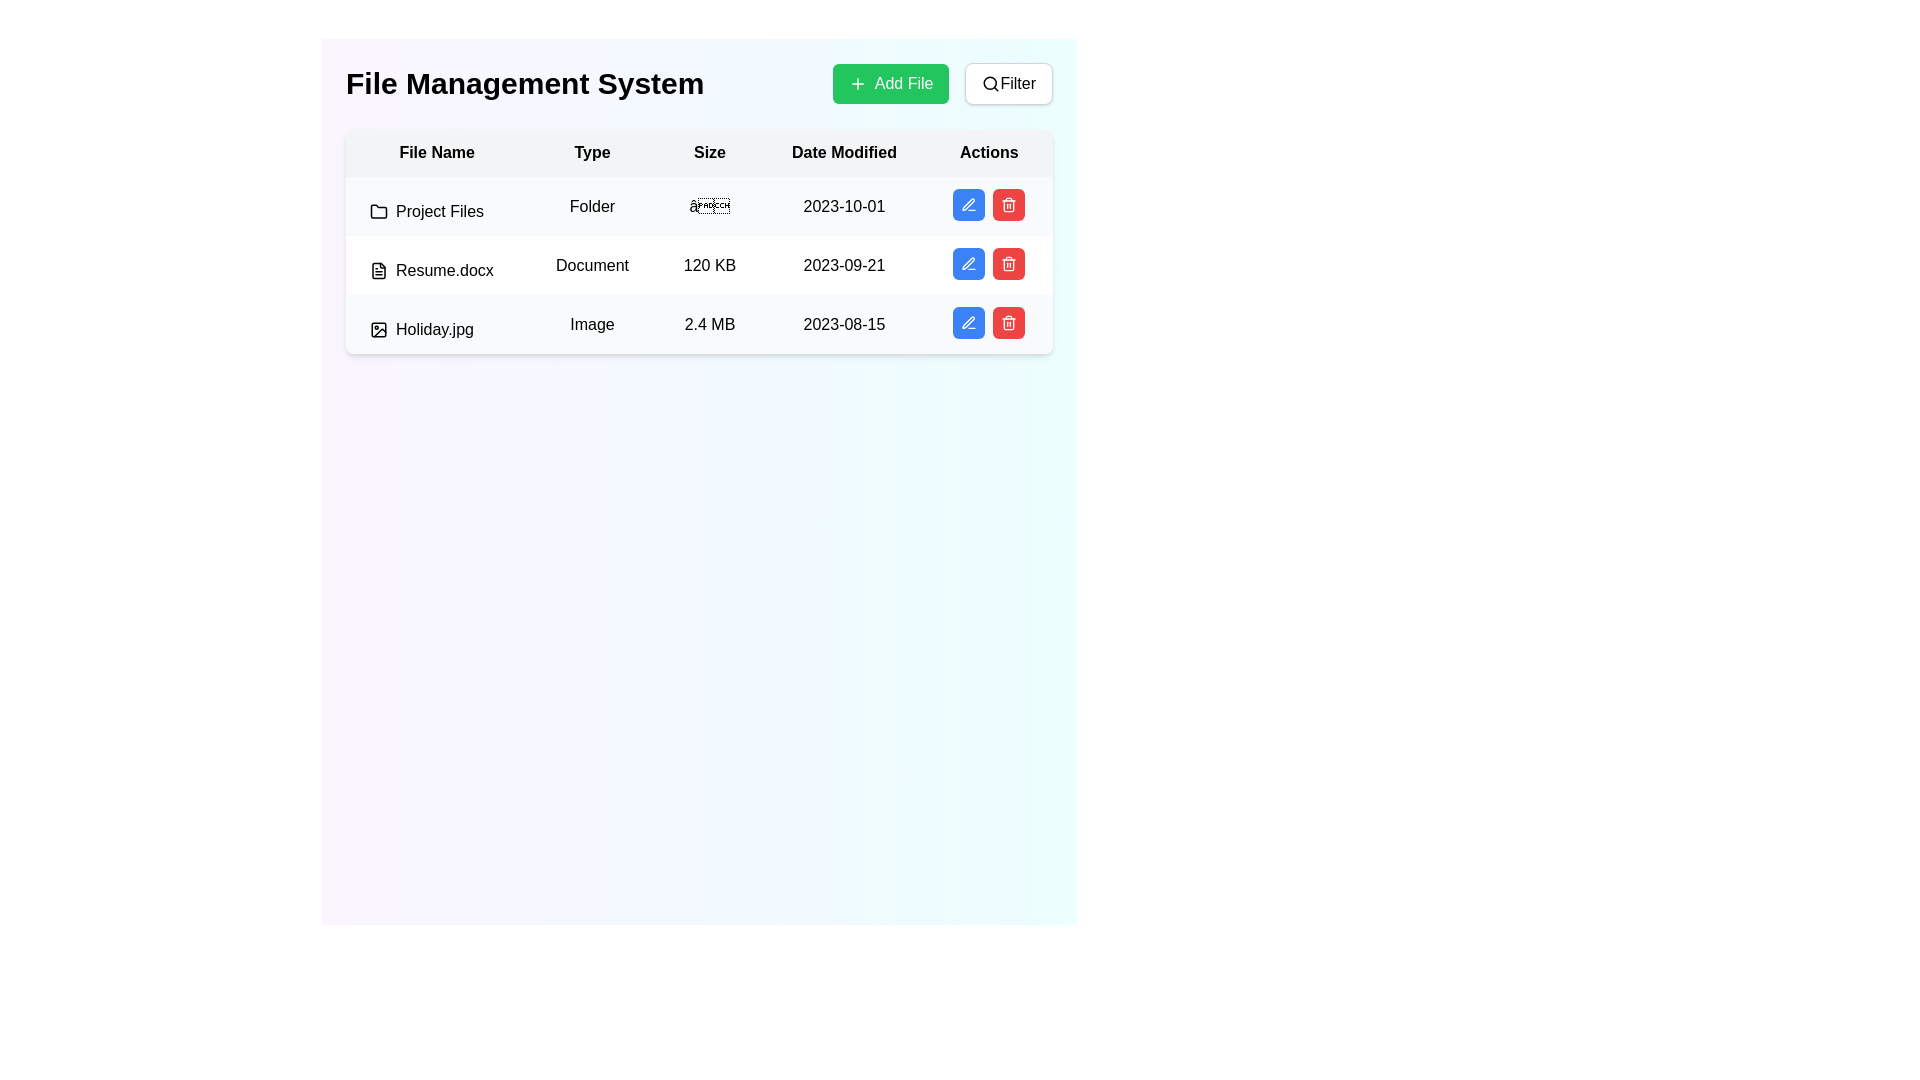 The height and width of the screenshot is (1080, 1920). What do you see at coordinates (969, 204) in the screenshot?
I see `the small pen icon embedded within a blue circular button located in the 'Actions' column of the second row of the interface's table` at bounding box center [969, 204].